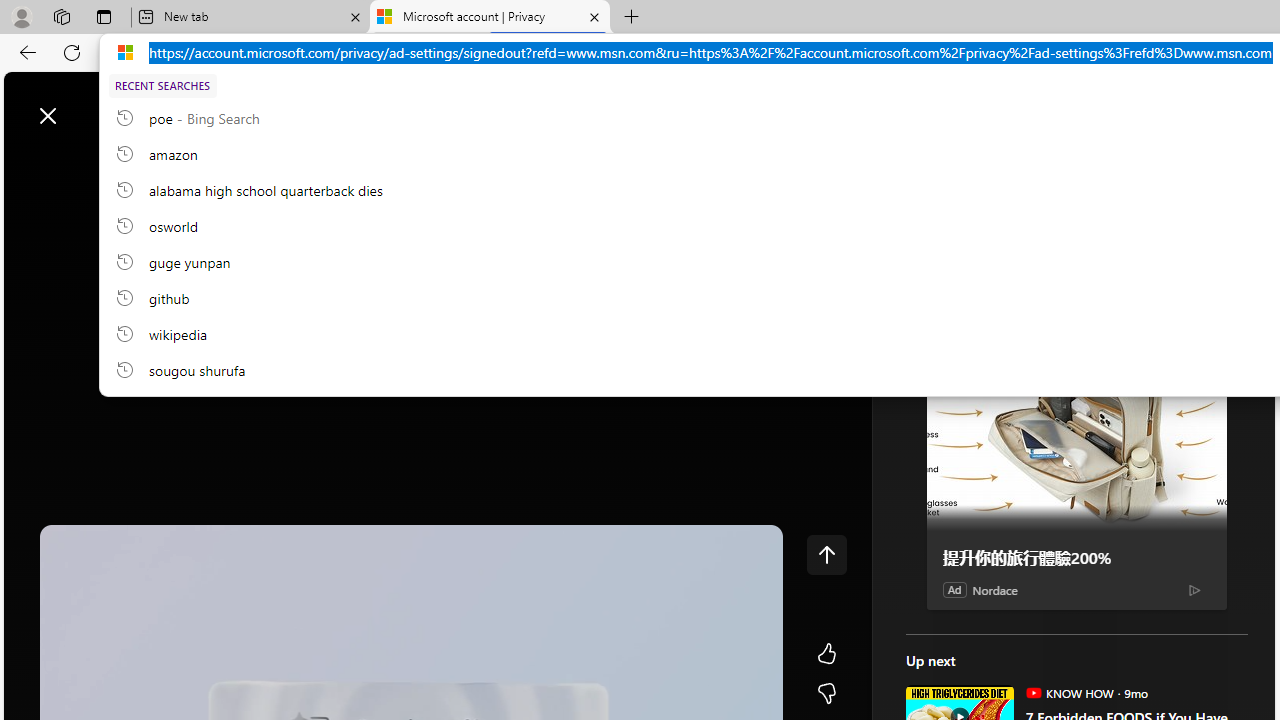  I want to click on 'KNOW HOW', so click(1033, 691).